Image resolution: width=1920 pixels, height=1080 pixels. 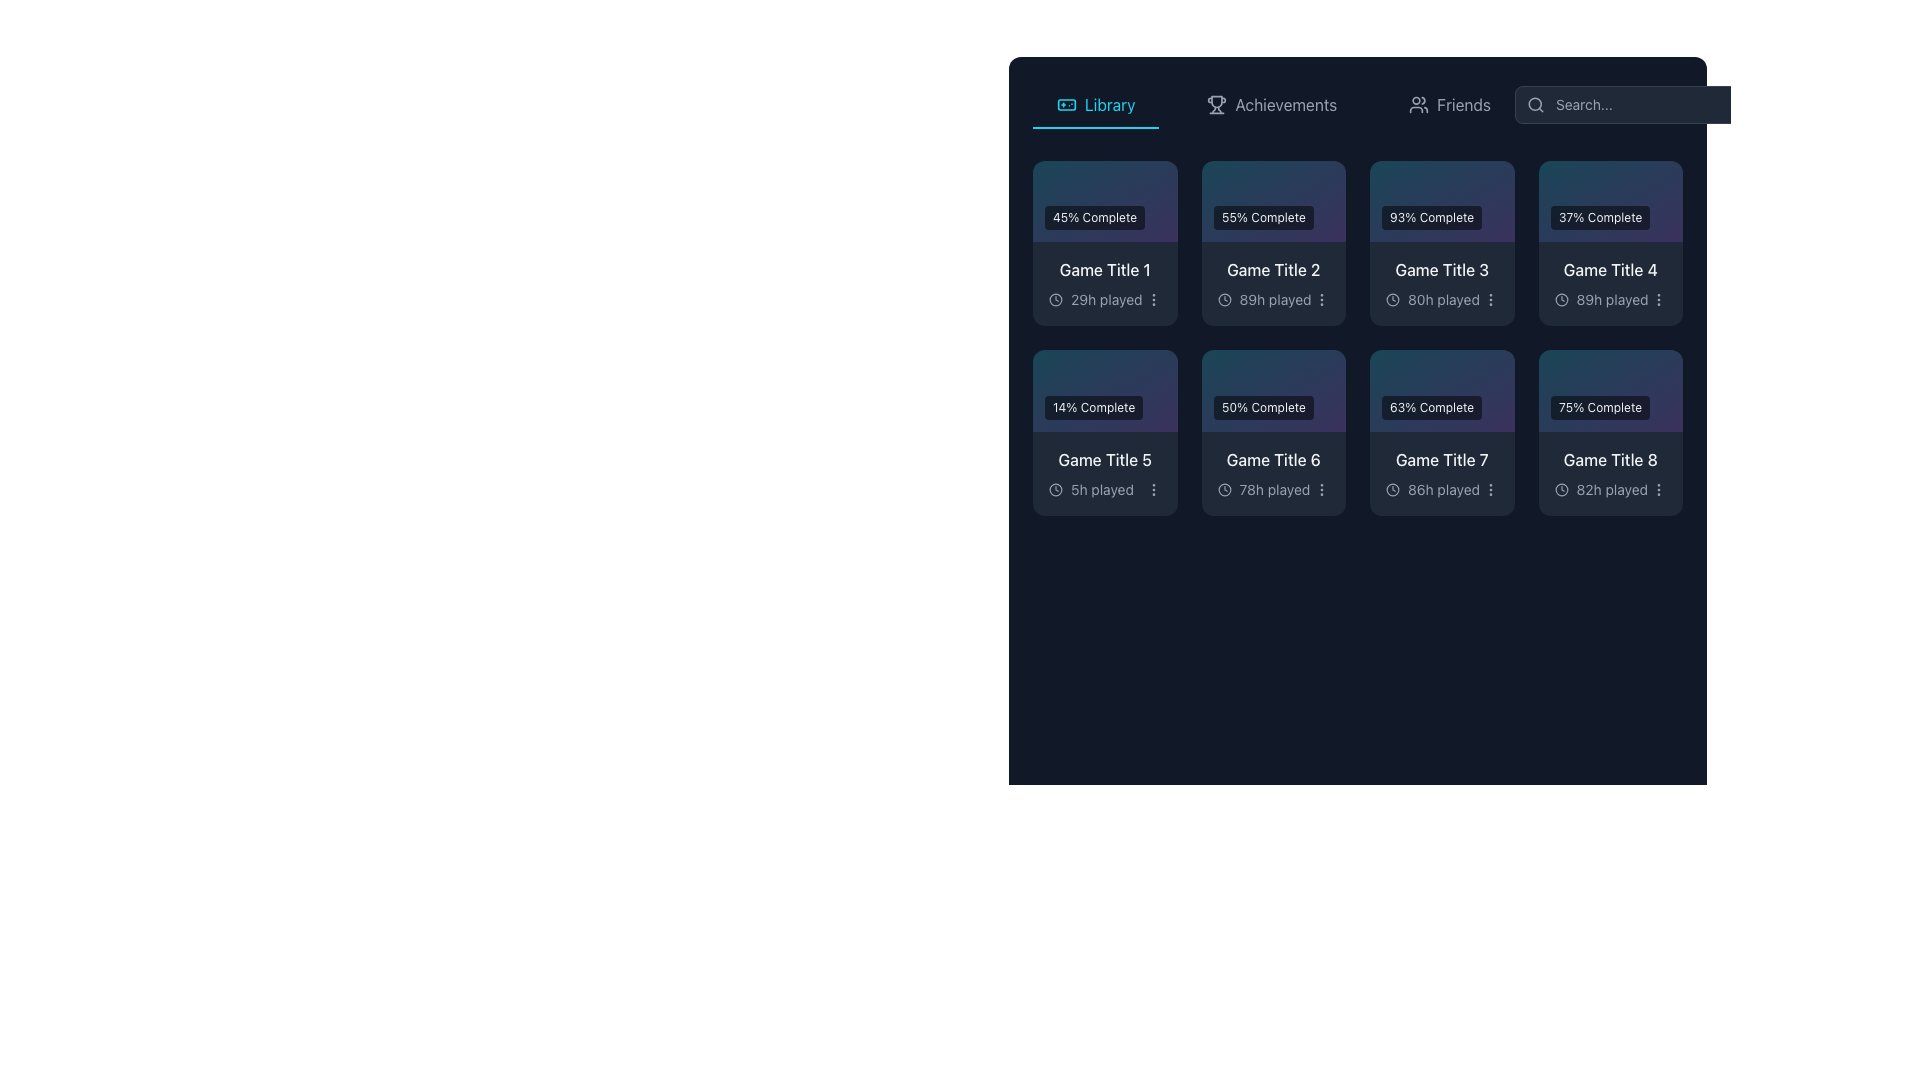 What do you see at coordinates (1055, 300) in the screenshot?
I see `the SVG circle element representing the clock icon next to the text '29h played' in the first card under 'Game Title 1' in the Library section` at bounding box center [1055, 300].